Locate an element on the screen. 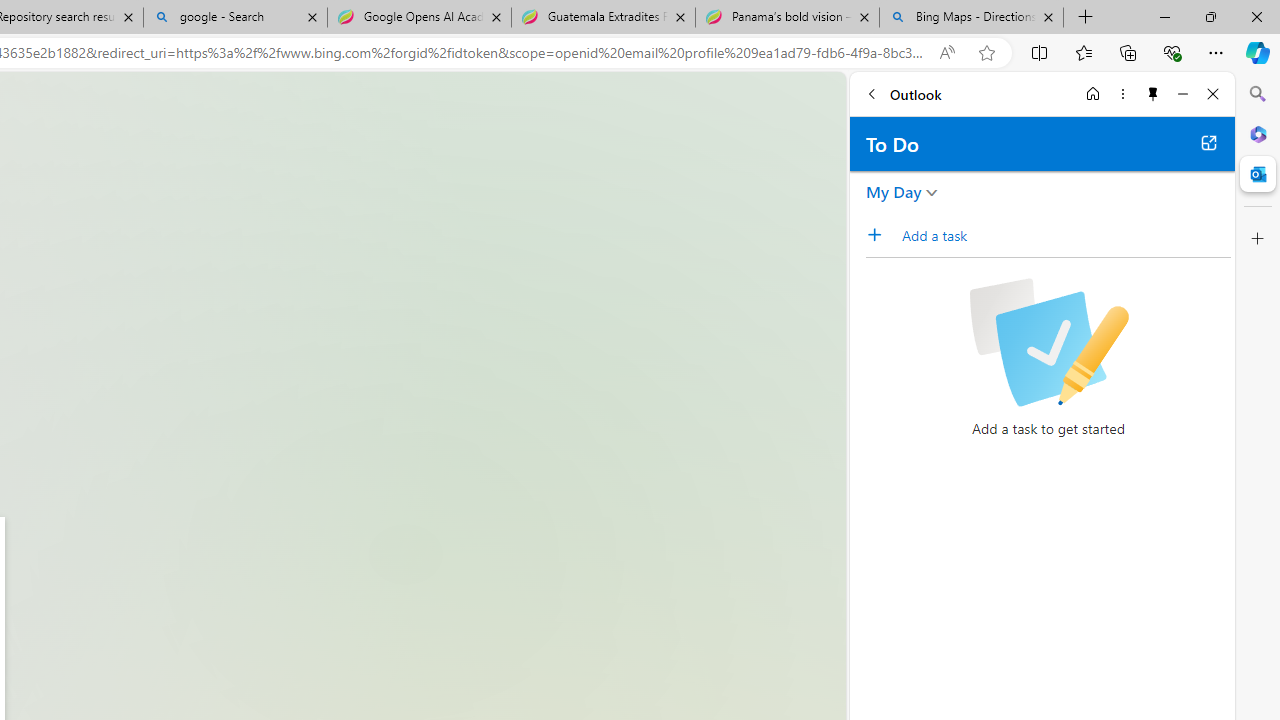 Image resolution: width=1280 pixels, height=720 pixels. 'My Day' is located at coordinates (893, 191).